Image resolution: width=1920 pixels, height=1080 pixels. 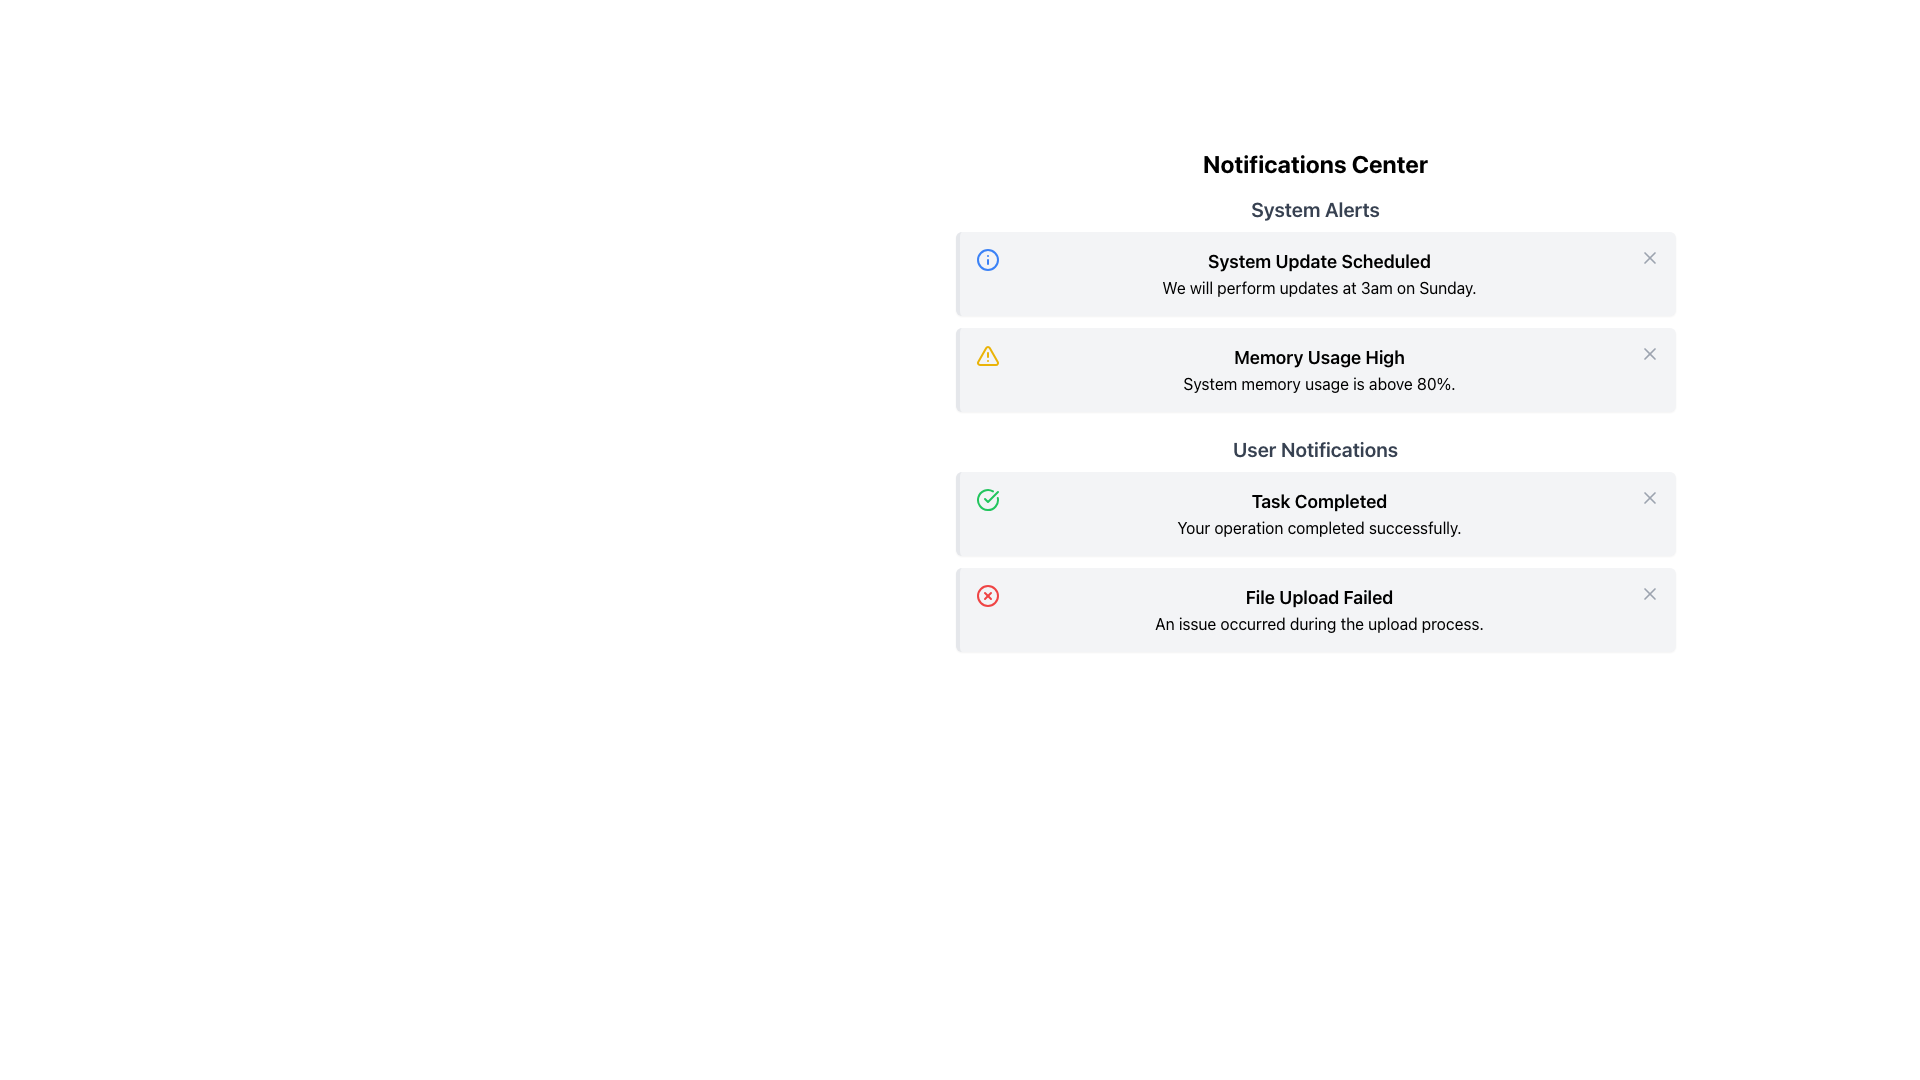 What do you see at coordinates (1649, 257) in the screenshot?
I see `the small gray 'X' icon located in the top-right corner of the 'System Update Scheduled' notification panel to change its color` at bounding box center [1649, 257].